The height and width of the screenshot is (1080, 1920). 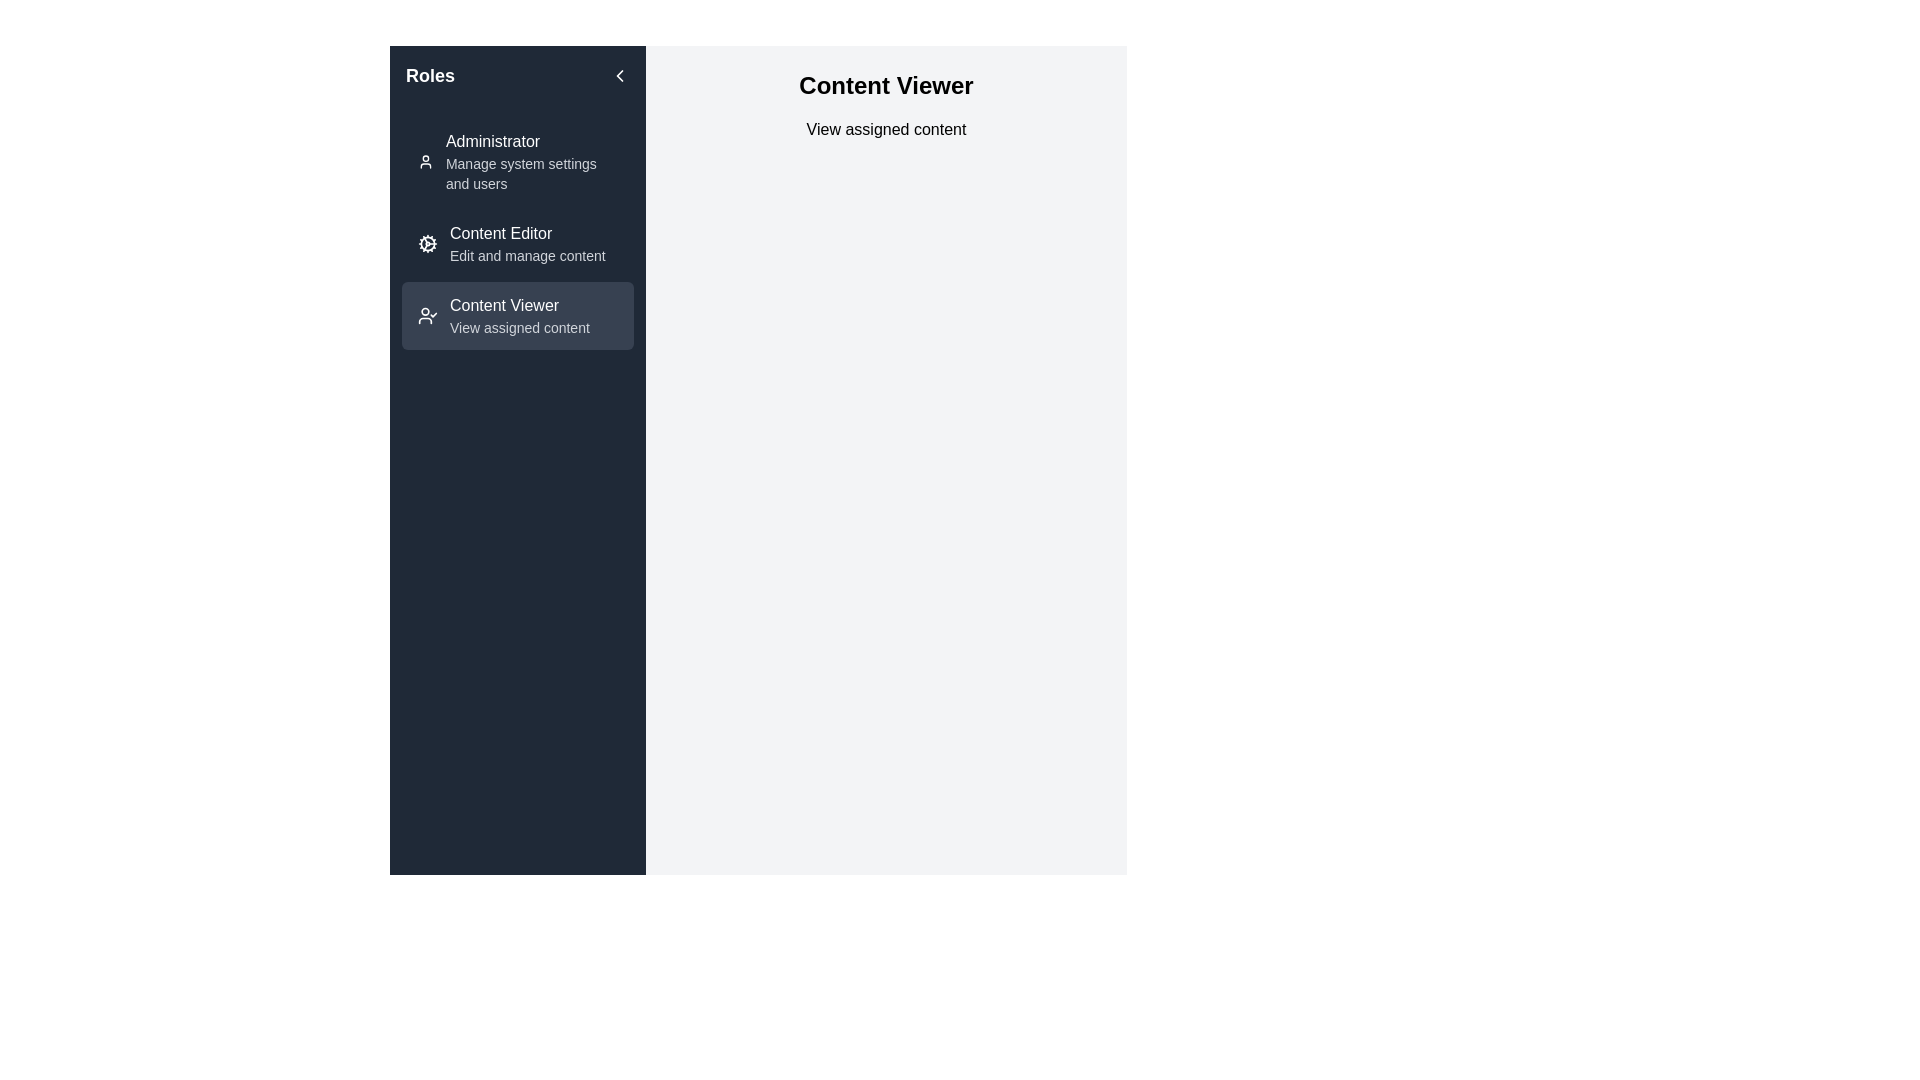 I want to click on the 'Administrator' role icon, which visually represents the 'Administrator' role and is positioned to the left of the text 'Administrator' in the left-hand sidebar, so click(x=424, y=161).